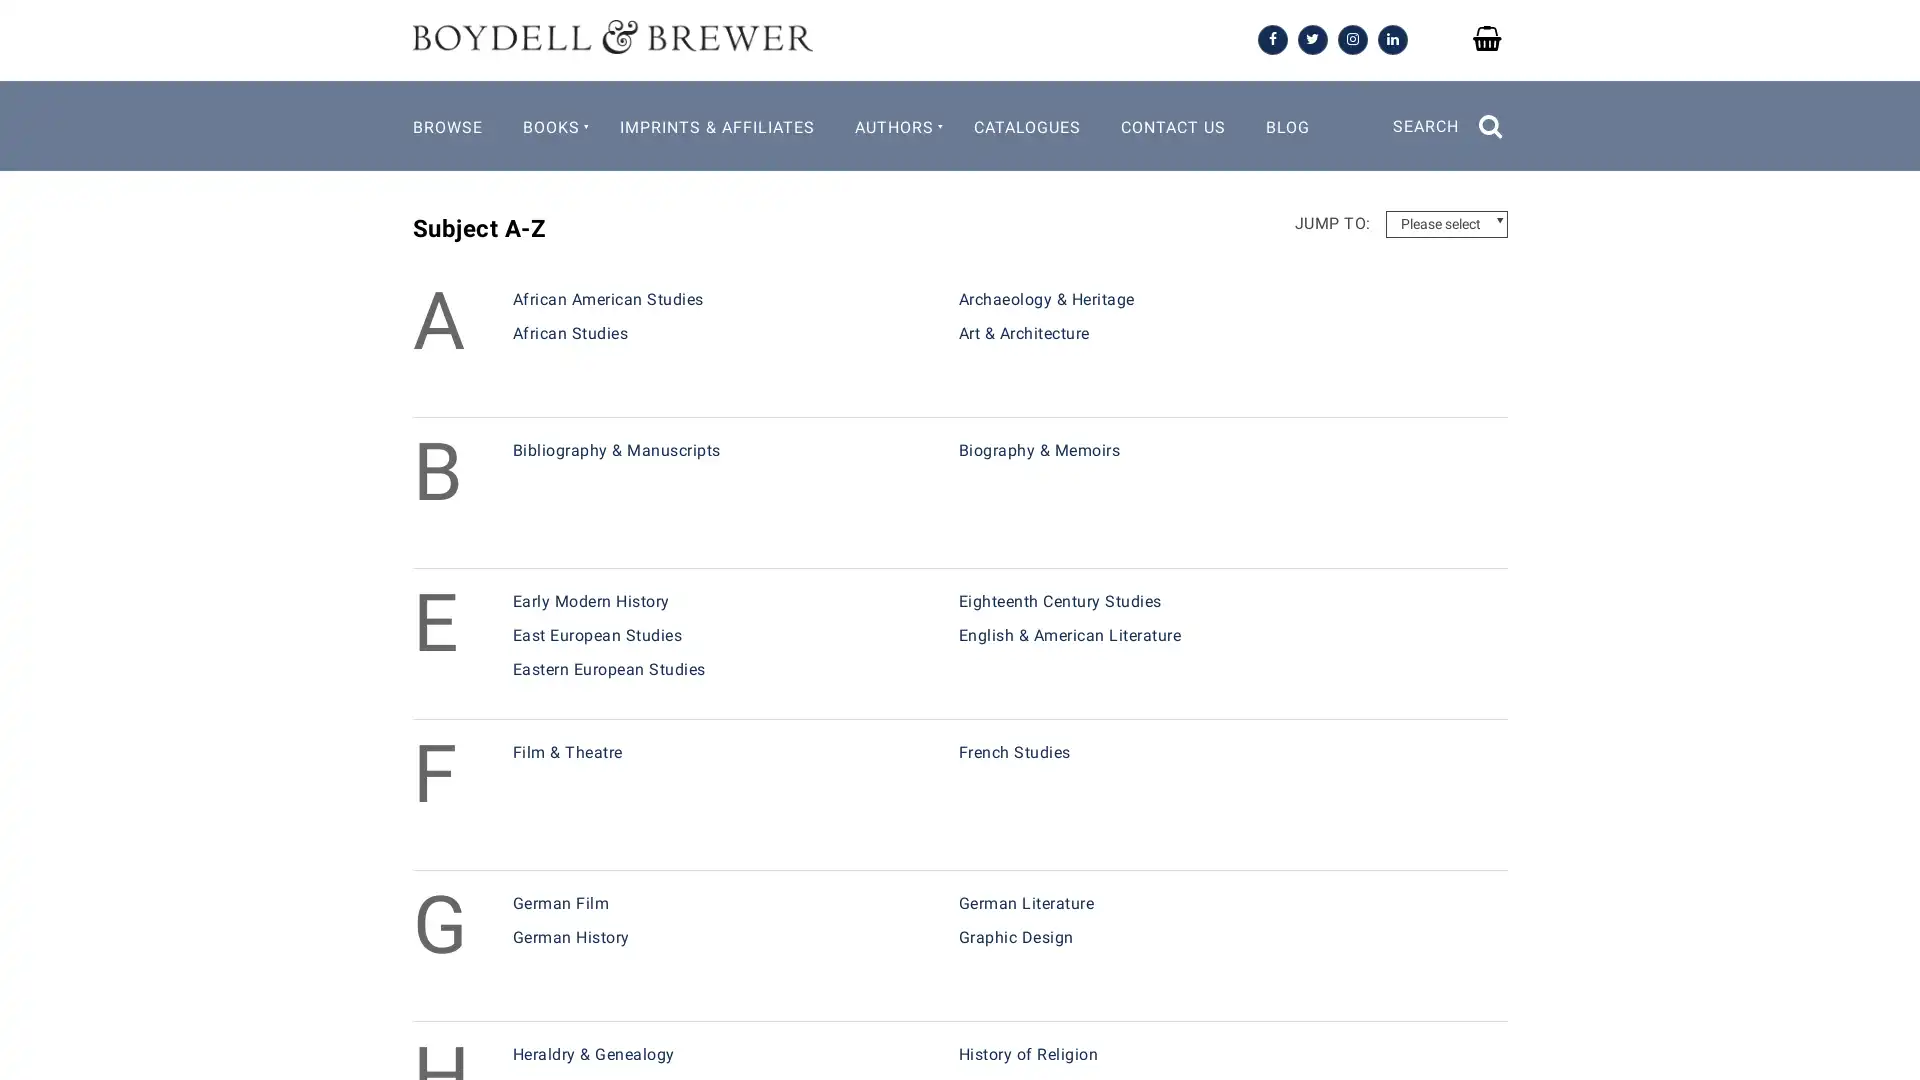 The height and width of the screenshot is (1080, 1920). What do you see at coordinates (1449, 111) in the screenshot?
I see `SEARCH` at bounding box center [1449, 111].